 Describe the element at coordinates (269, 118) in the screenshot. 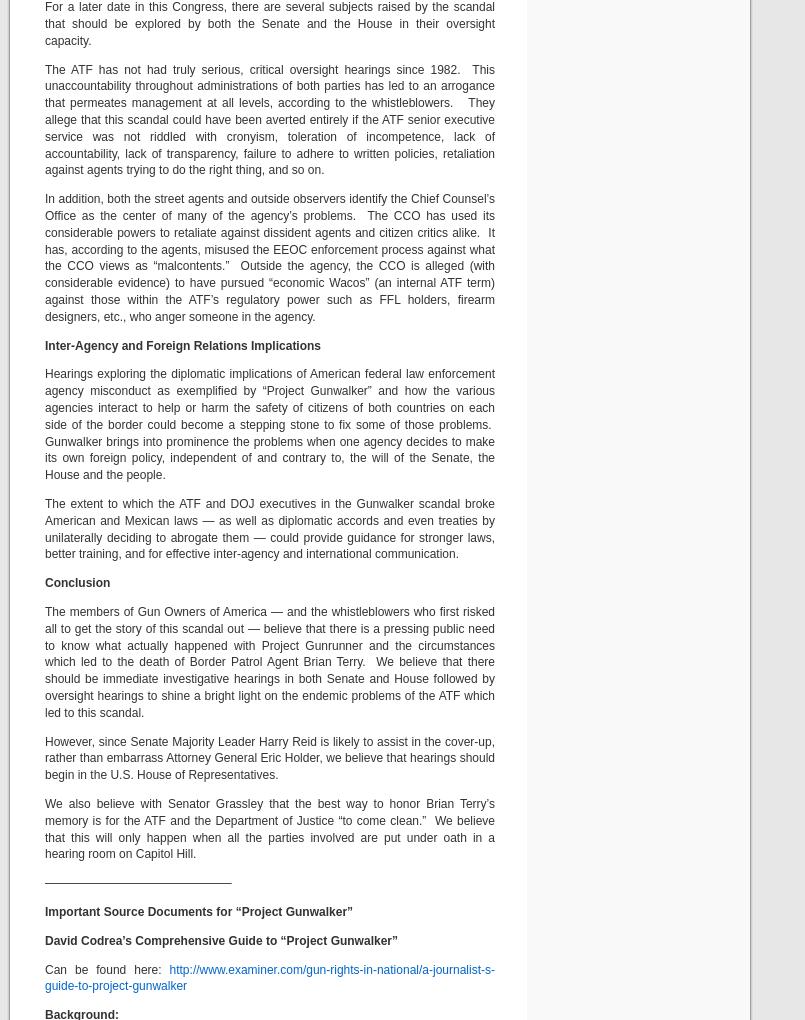

I see `'The ATF has not had truly  serious, critical oversight hearings since 1982.  This unaccountability  throughout administrations of both parties has led to an arrogance that  permeates management at all levels, according to the whistleblowers.    They allege that this scandal could have been averted entirely if the  ATF senior executive service was not riddled with cronyism, toleration  of incompetence, lack of accountability, lack of transparency, failure  to adhere to written policies, retaliation against agents trying to do  the right thing, and so on.'` at that location.